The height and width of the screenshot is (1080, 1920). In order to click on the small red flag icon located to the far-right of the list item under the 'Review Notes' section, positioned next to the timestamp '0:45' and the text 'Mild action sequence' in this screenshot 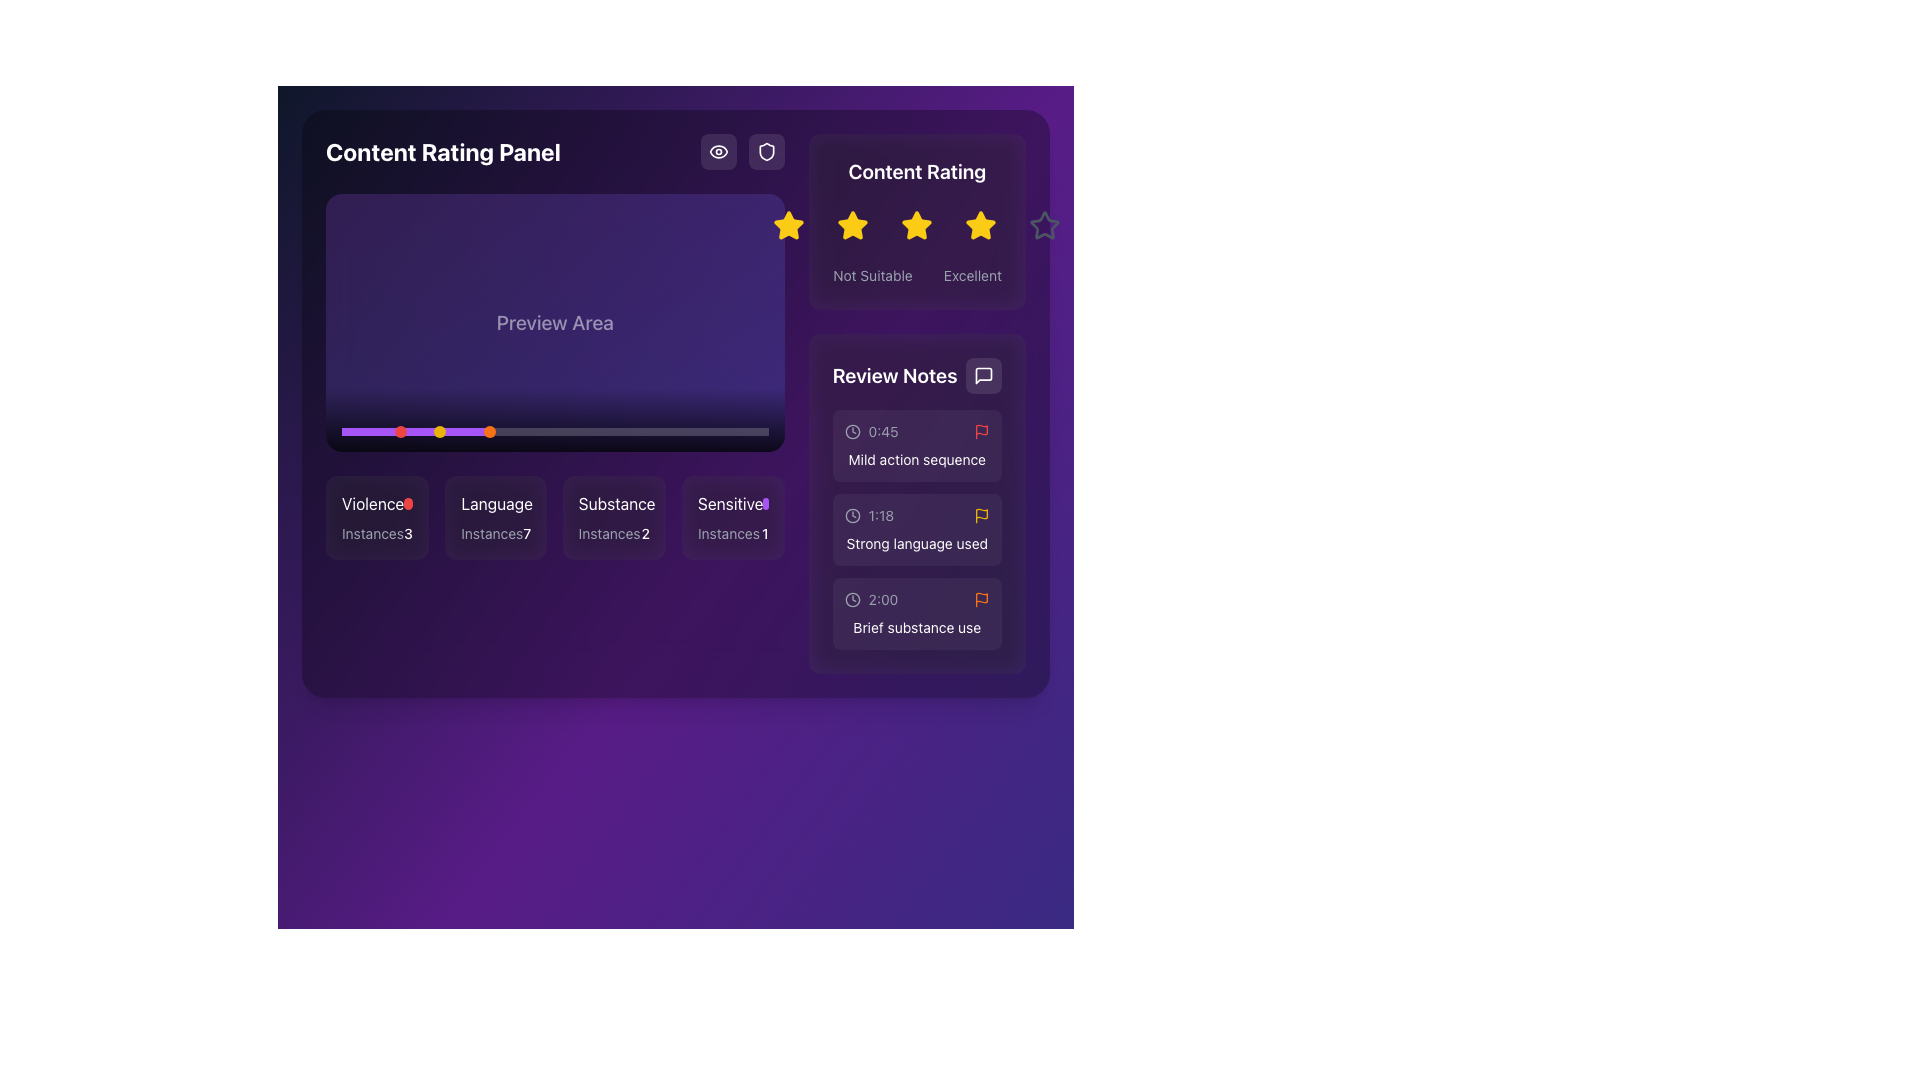, I will do `click(981, 431)`.